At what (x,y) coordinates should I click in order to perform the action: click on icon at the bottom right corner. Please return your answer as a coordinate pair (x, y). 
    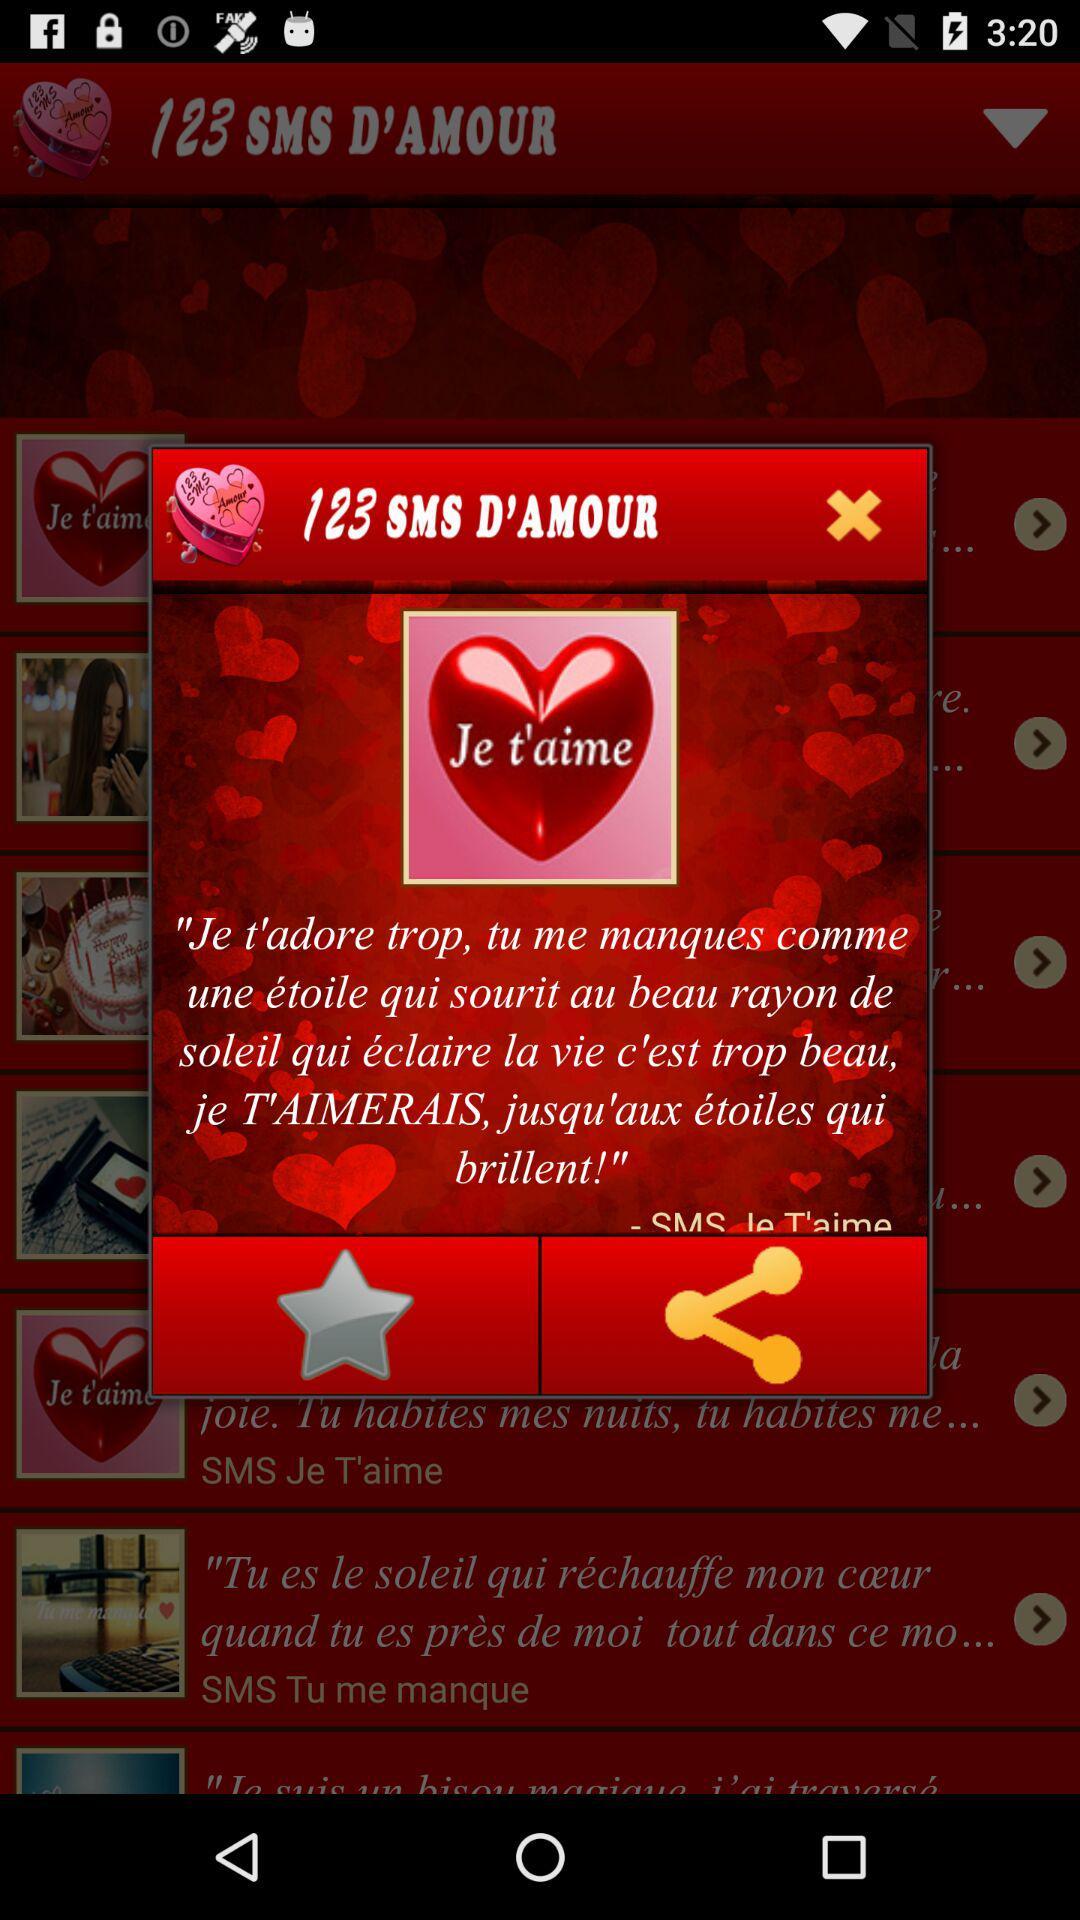
    Looking at the image, I should click on (733, 1315).